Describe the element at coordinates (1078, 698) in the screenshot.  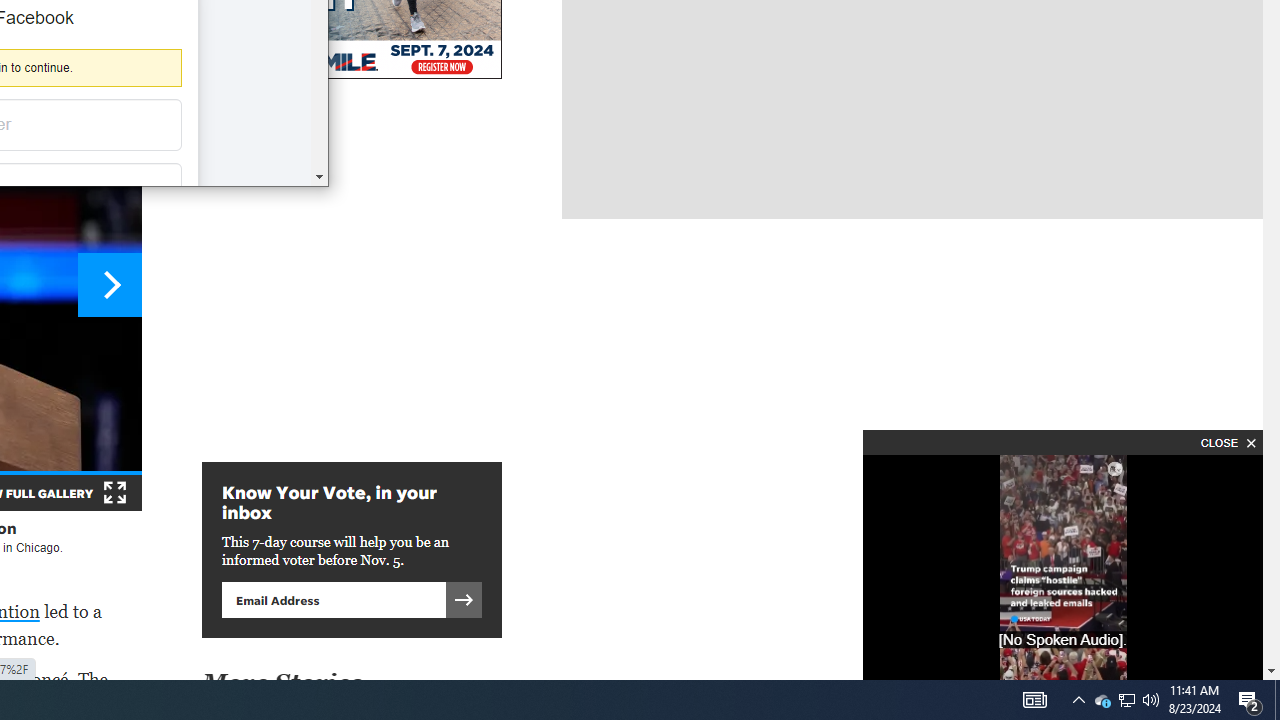
I see `'Notification Chevron'` at that location.